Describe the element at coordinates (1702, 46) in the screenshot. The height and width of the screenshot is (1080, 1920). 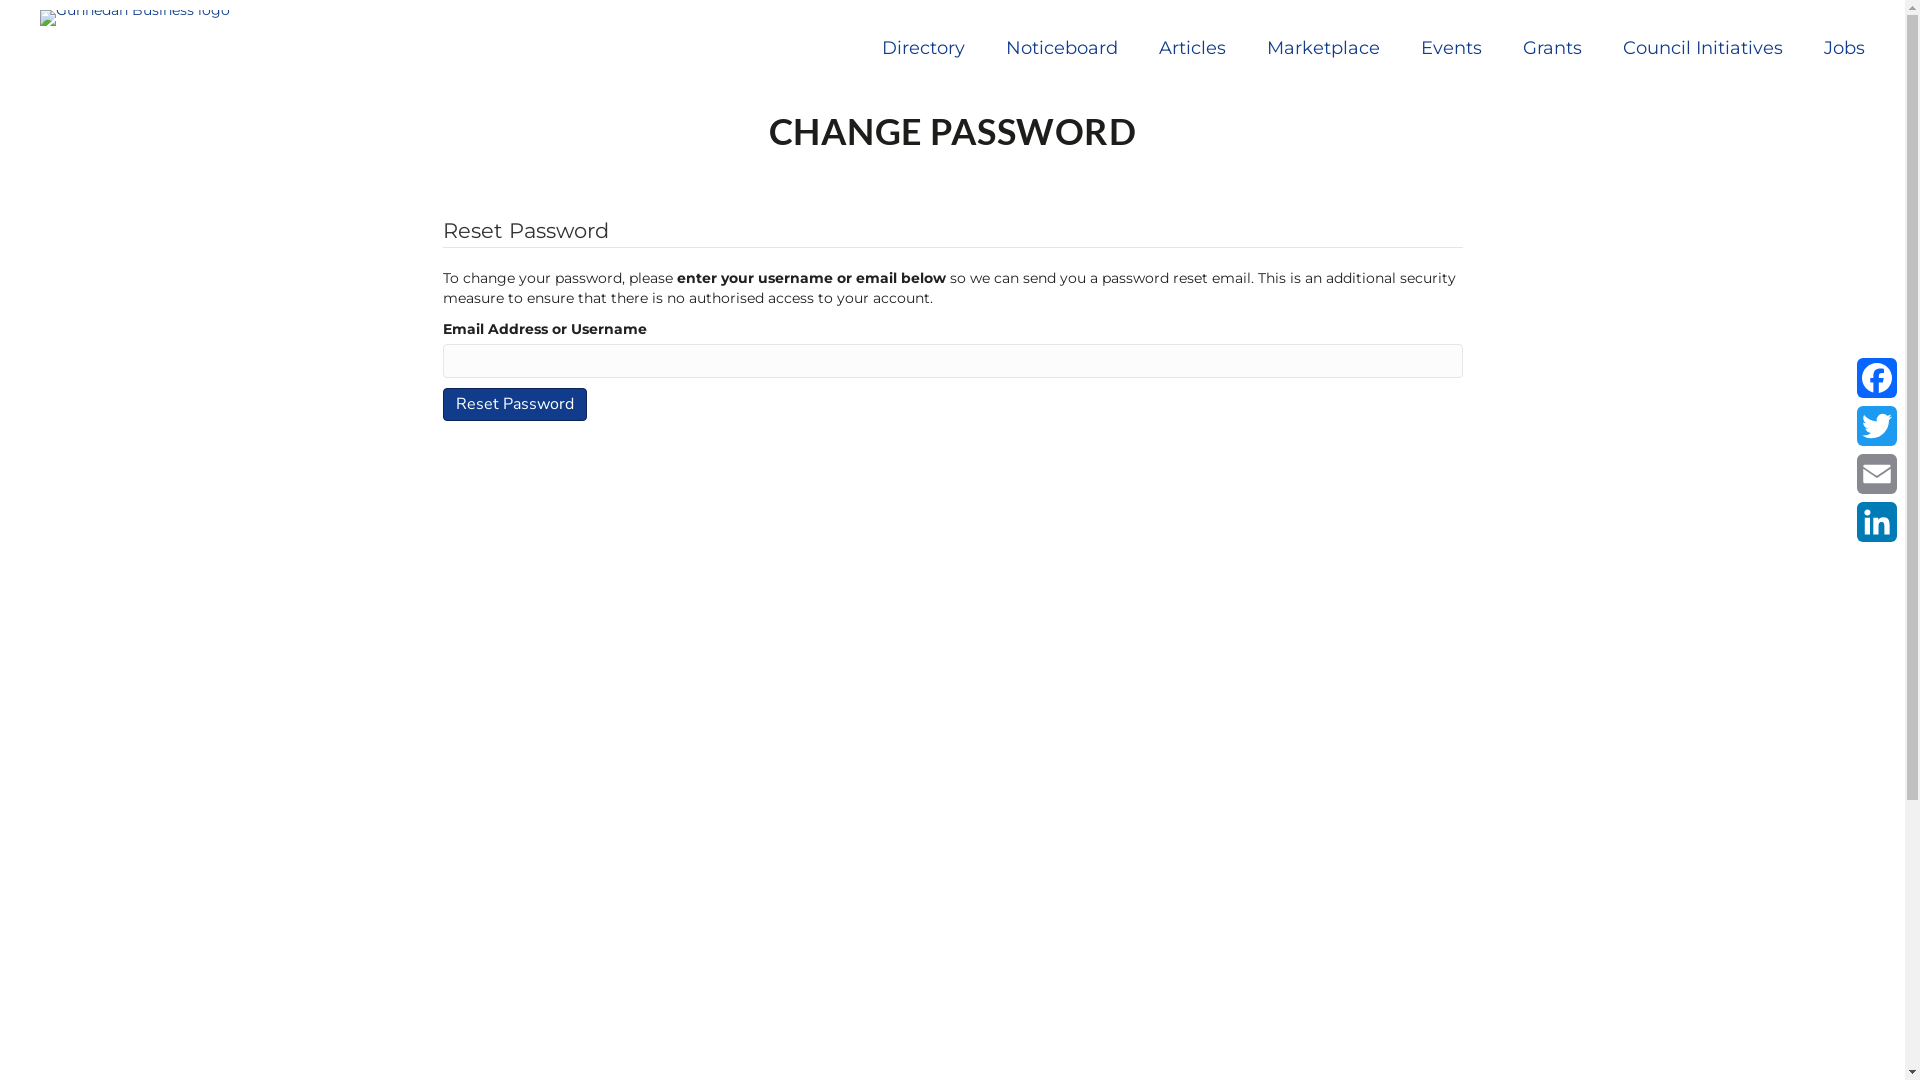
I see `'Council Initiatives'` at that location.